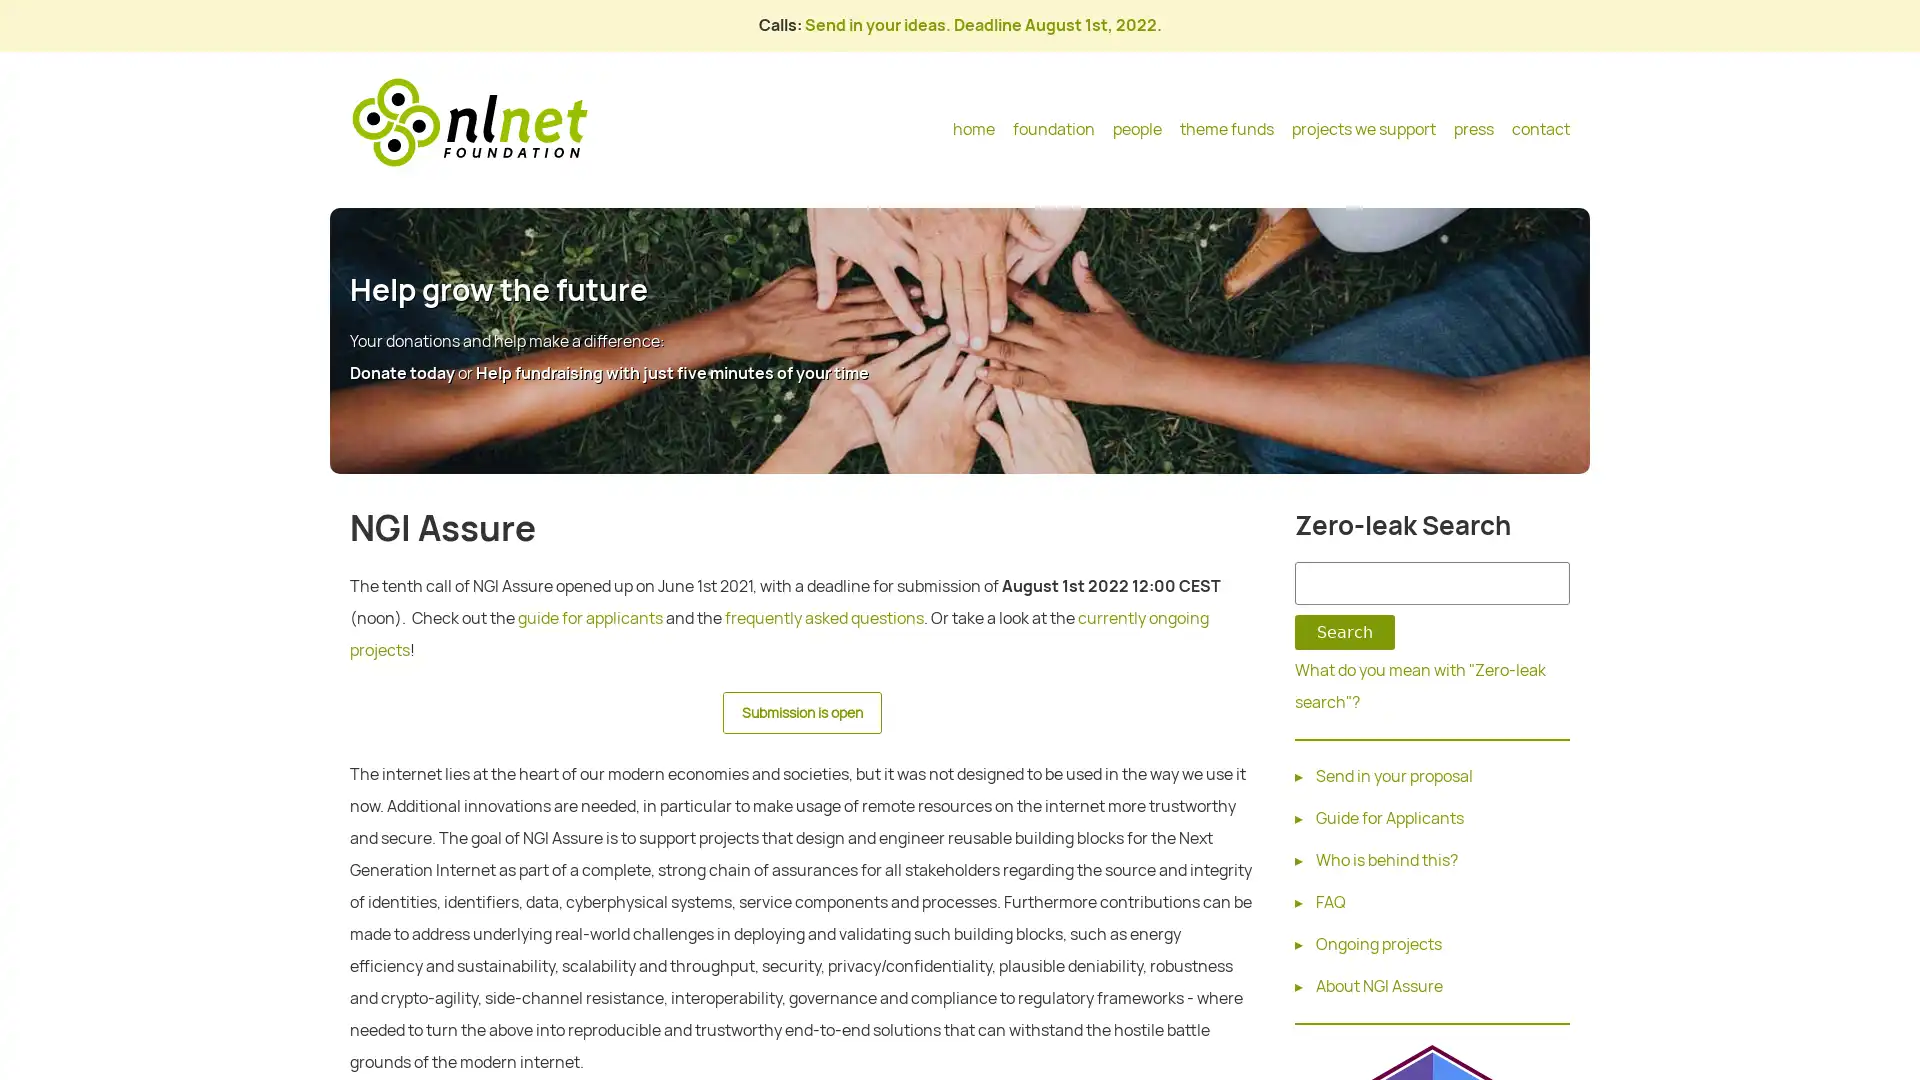 Image resolution: width=1920 pixels, height=1080 pixels. Describe the element at coordinates (1344, 632) in the screenshot. I see `Search` at that location.